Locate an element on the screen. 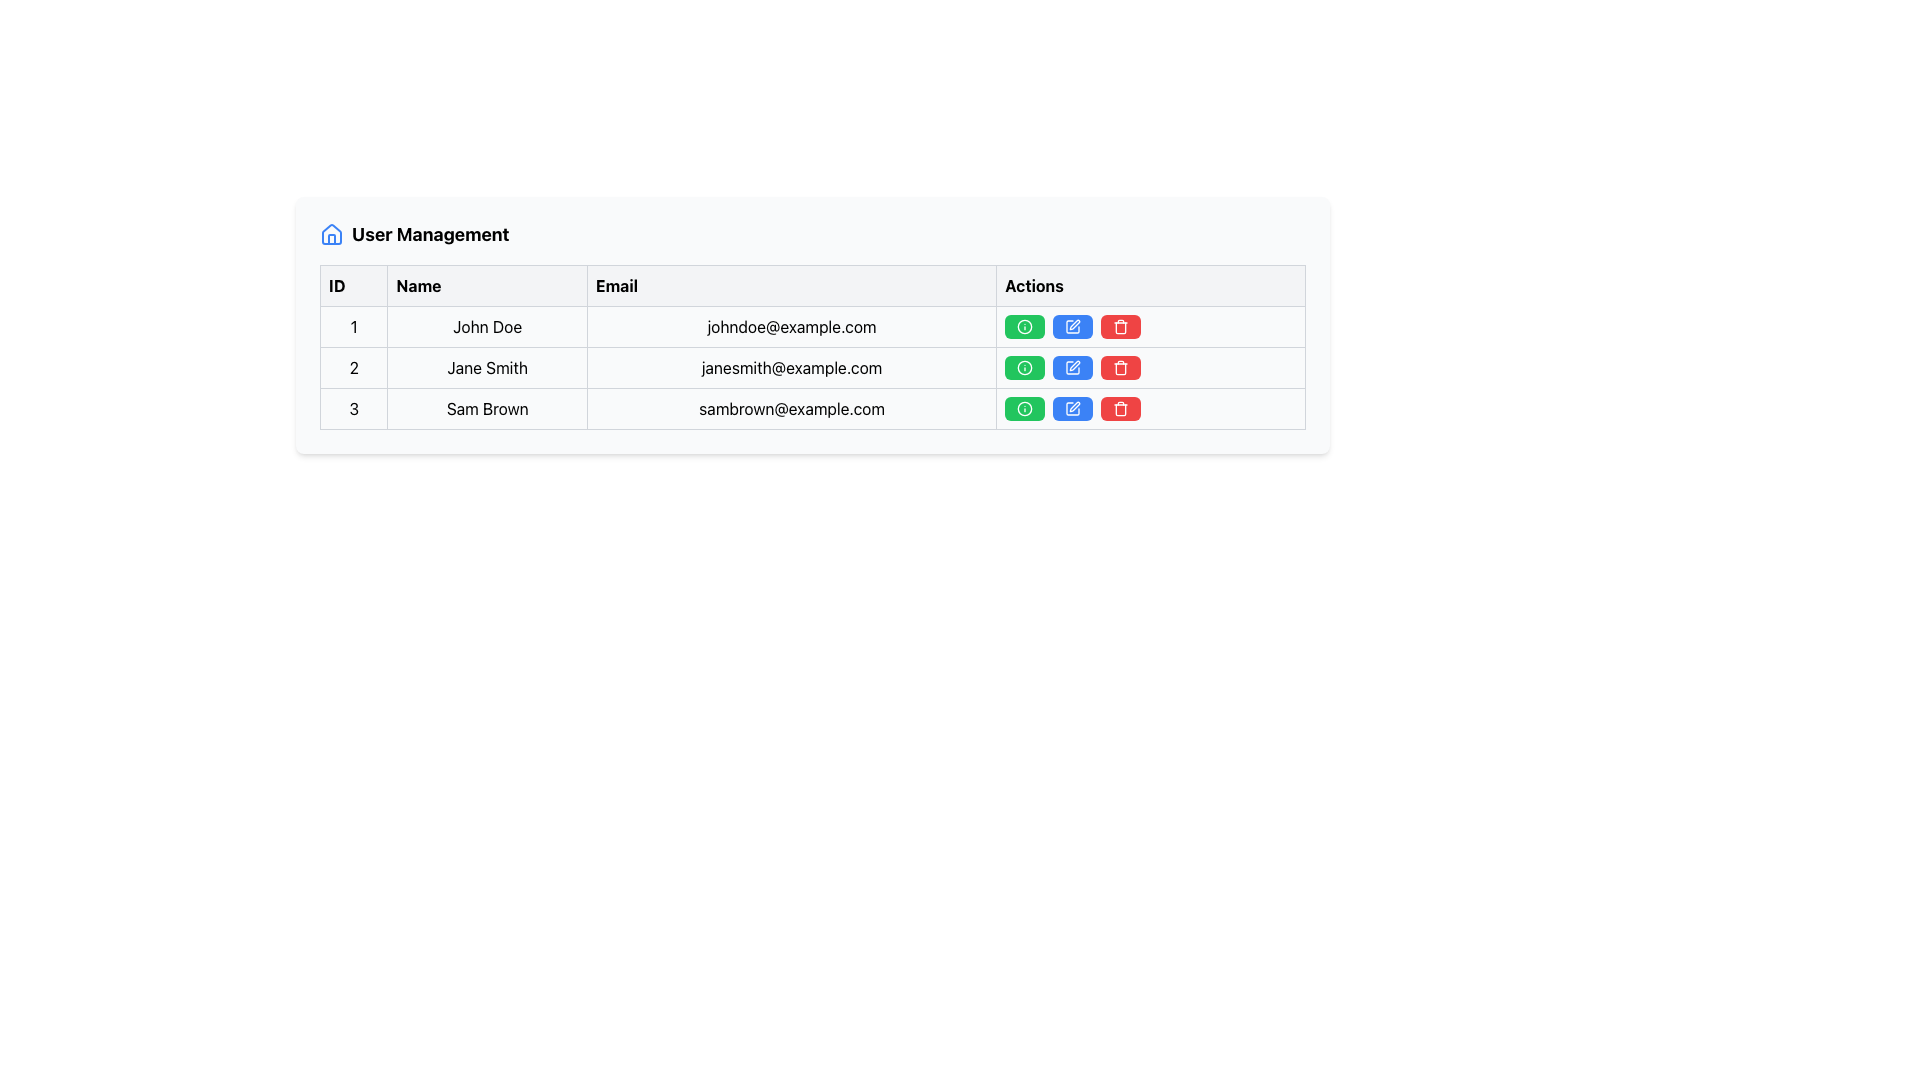 This screenshot has width=1920, height=1080. the home icon located to the left of the 'User Management' title in the heading area of the management UI table is located at coordinates (331, 233).